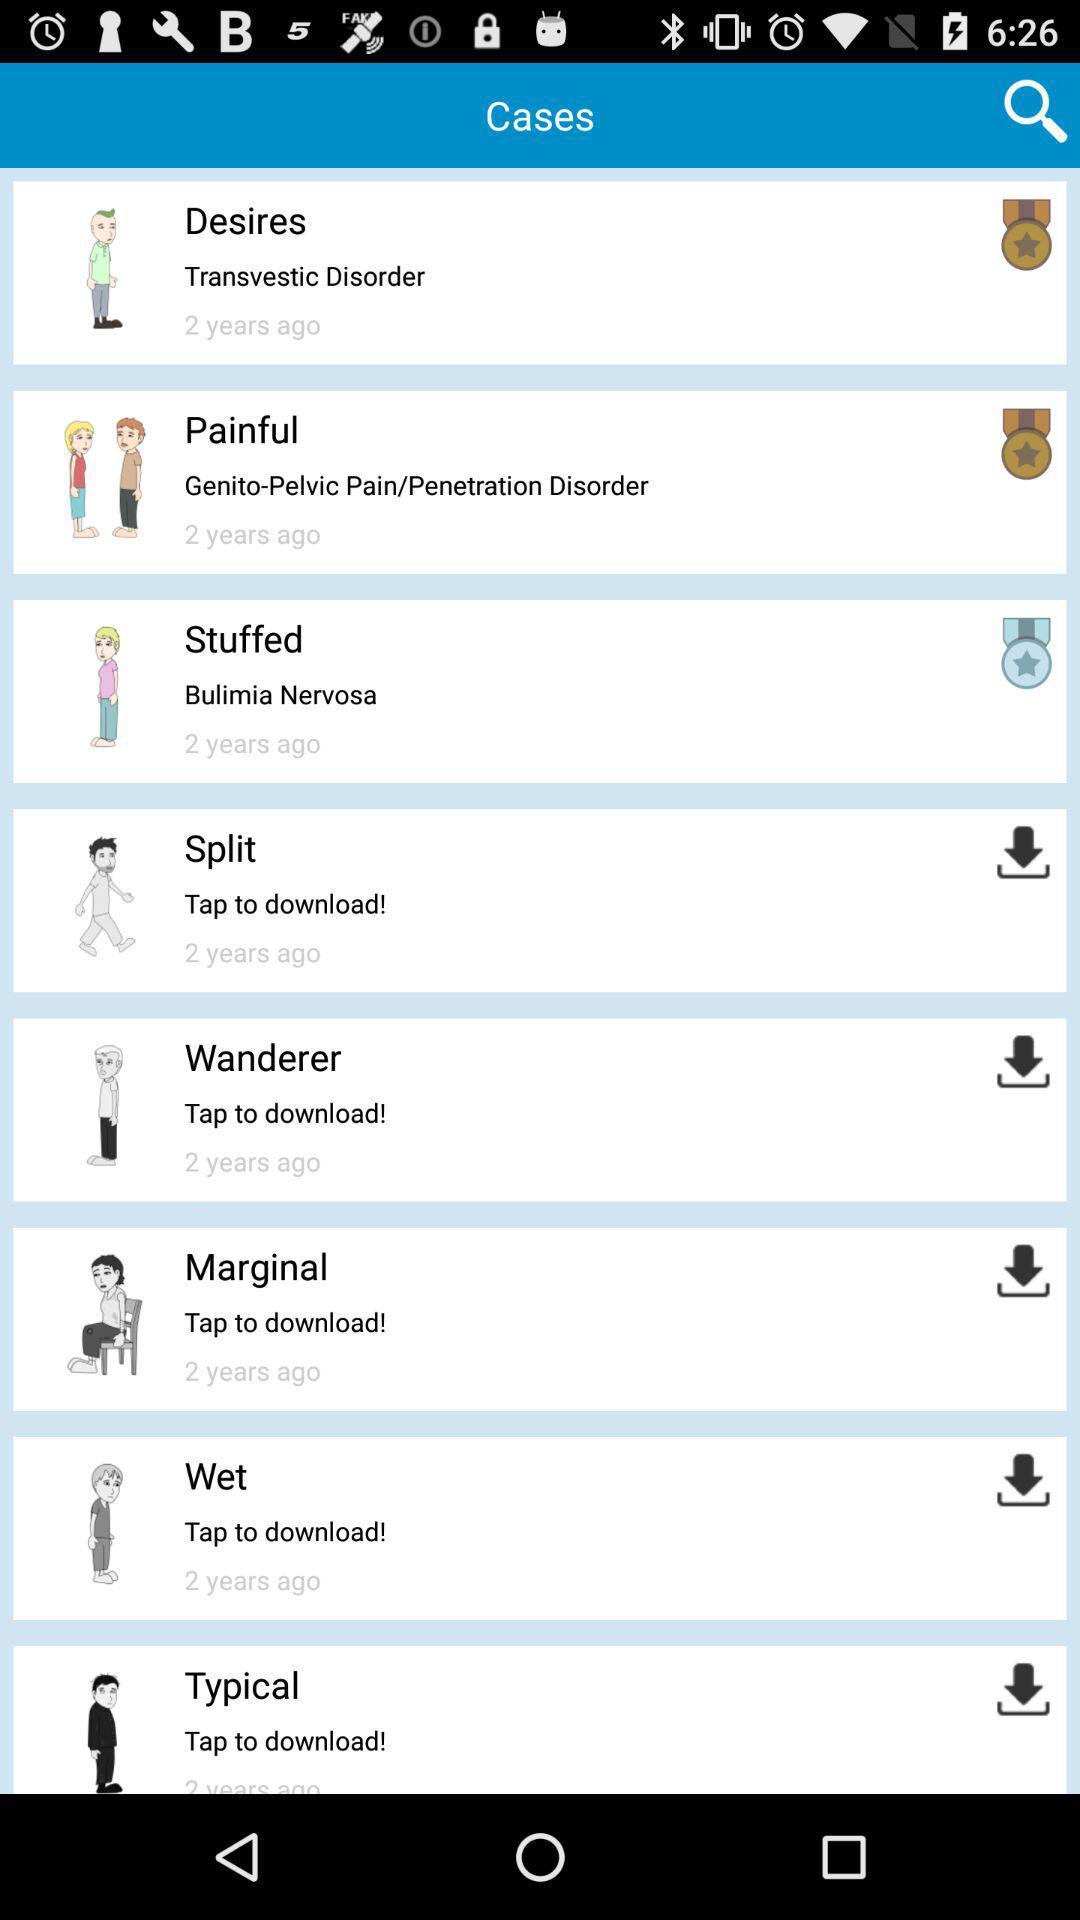 The height and width of the screenshot is (1920, 1080). Describe the element at coordinates (244, 219) in the screenshot. I see `item below the cases item` at that location.